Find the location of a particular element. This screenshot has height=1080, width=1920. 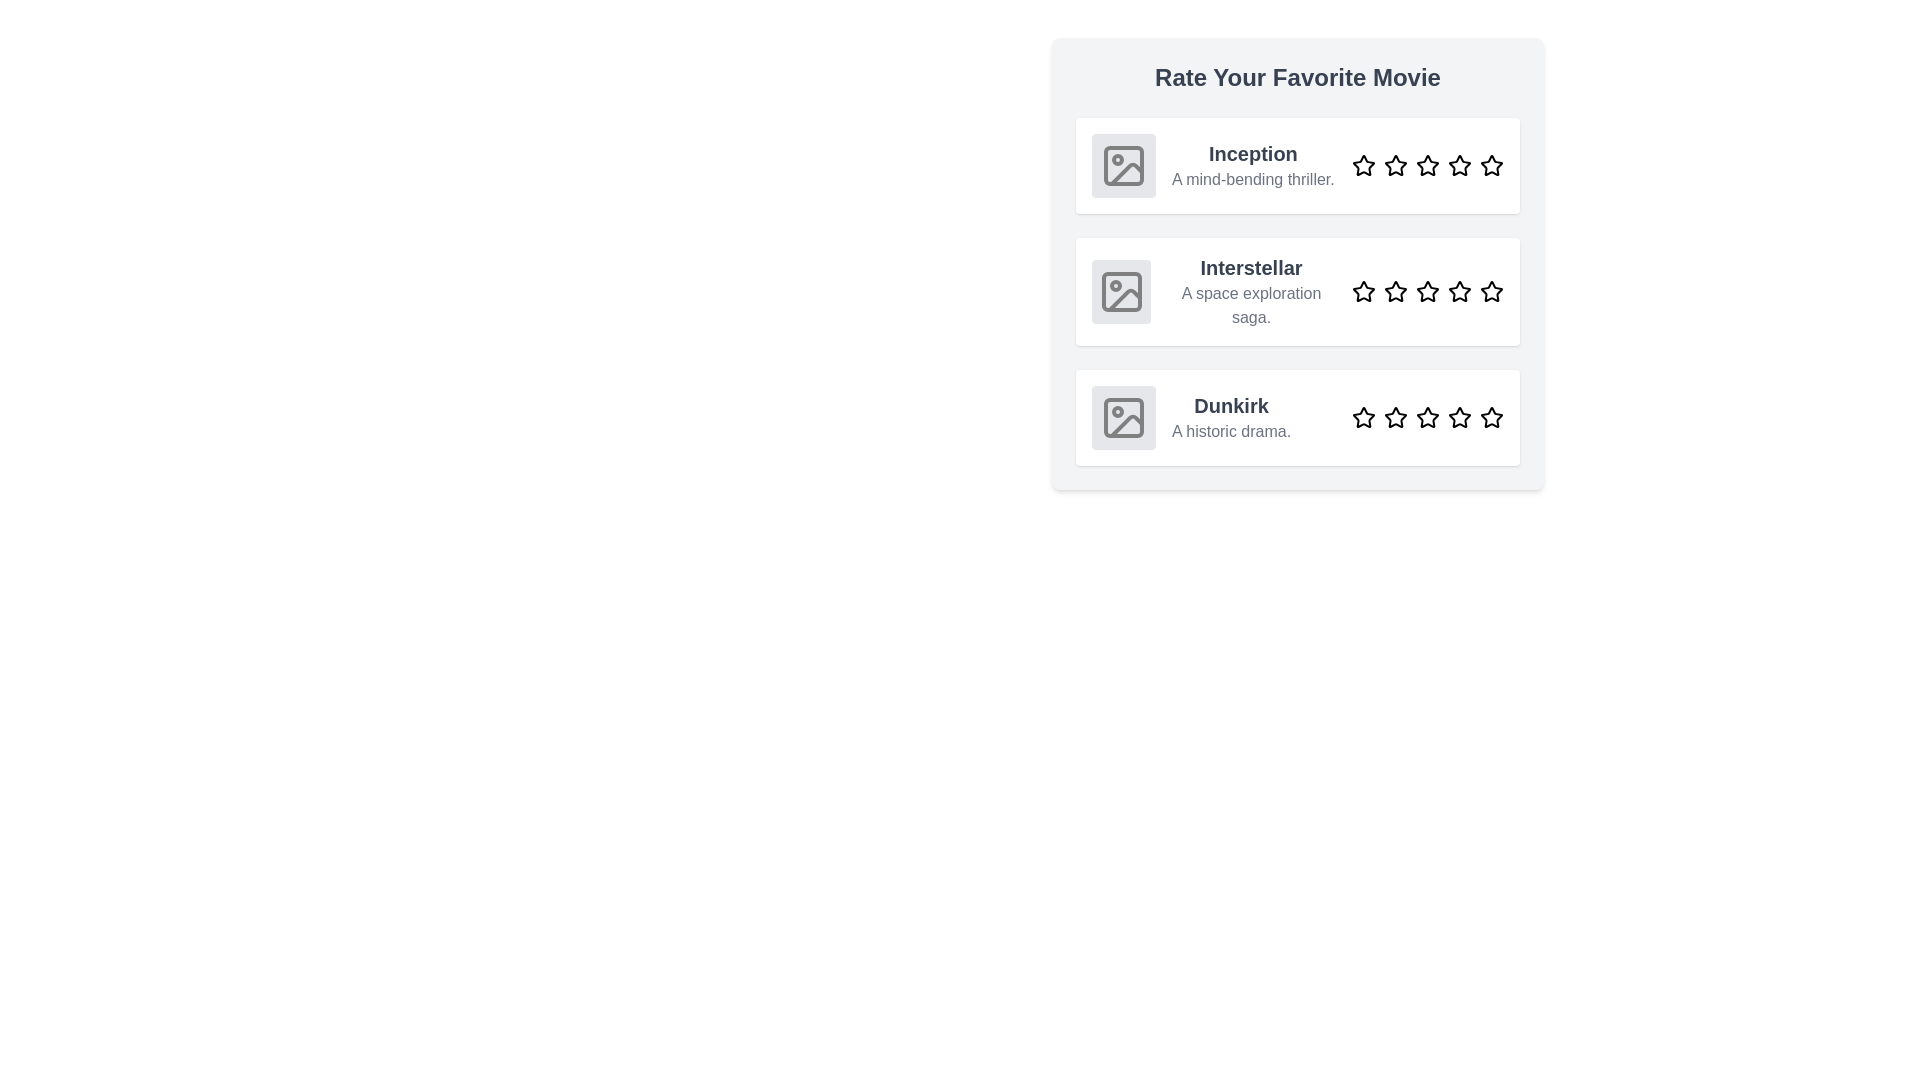

the first interactive rating star with a gray outline for the movie 'Dunkirk' to assign a rating is located at coordinates (1362, 416).